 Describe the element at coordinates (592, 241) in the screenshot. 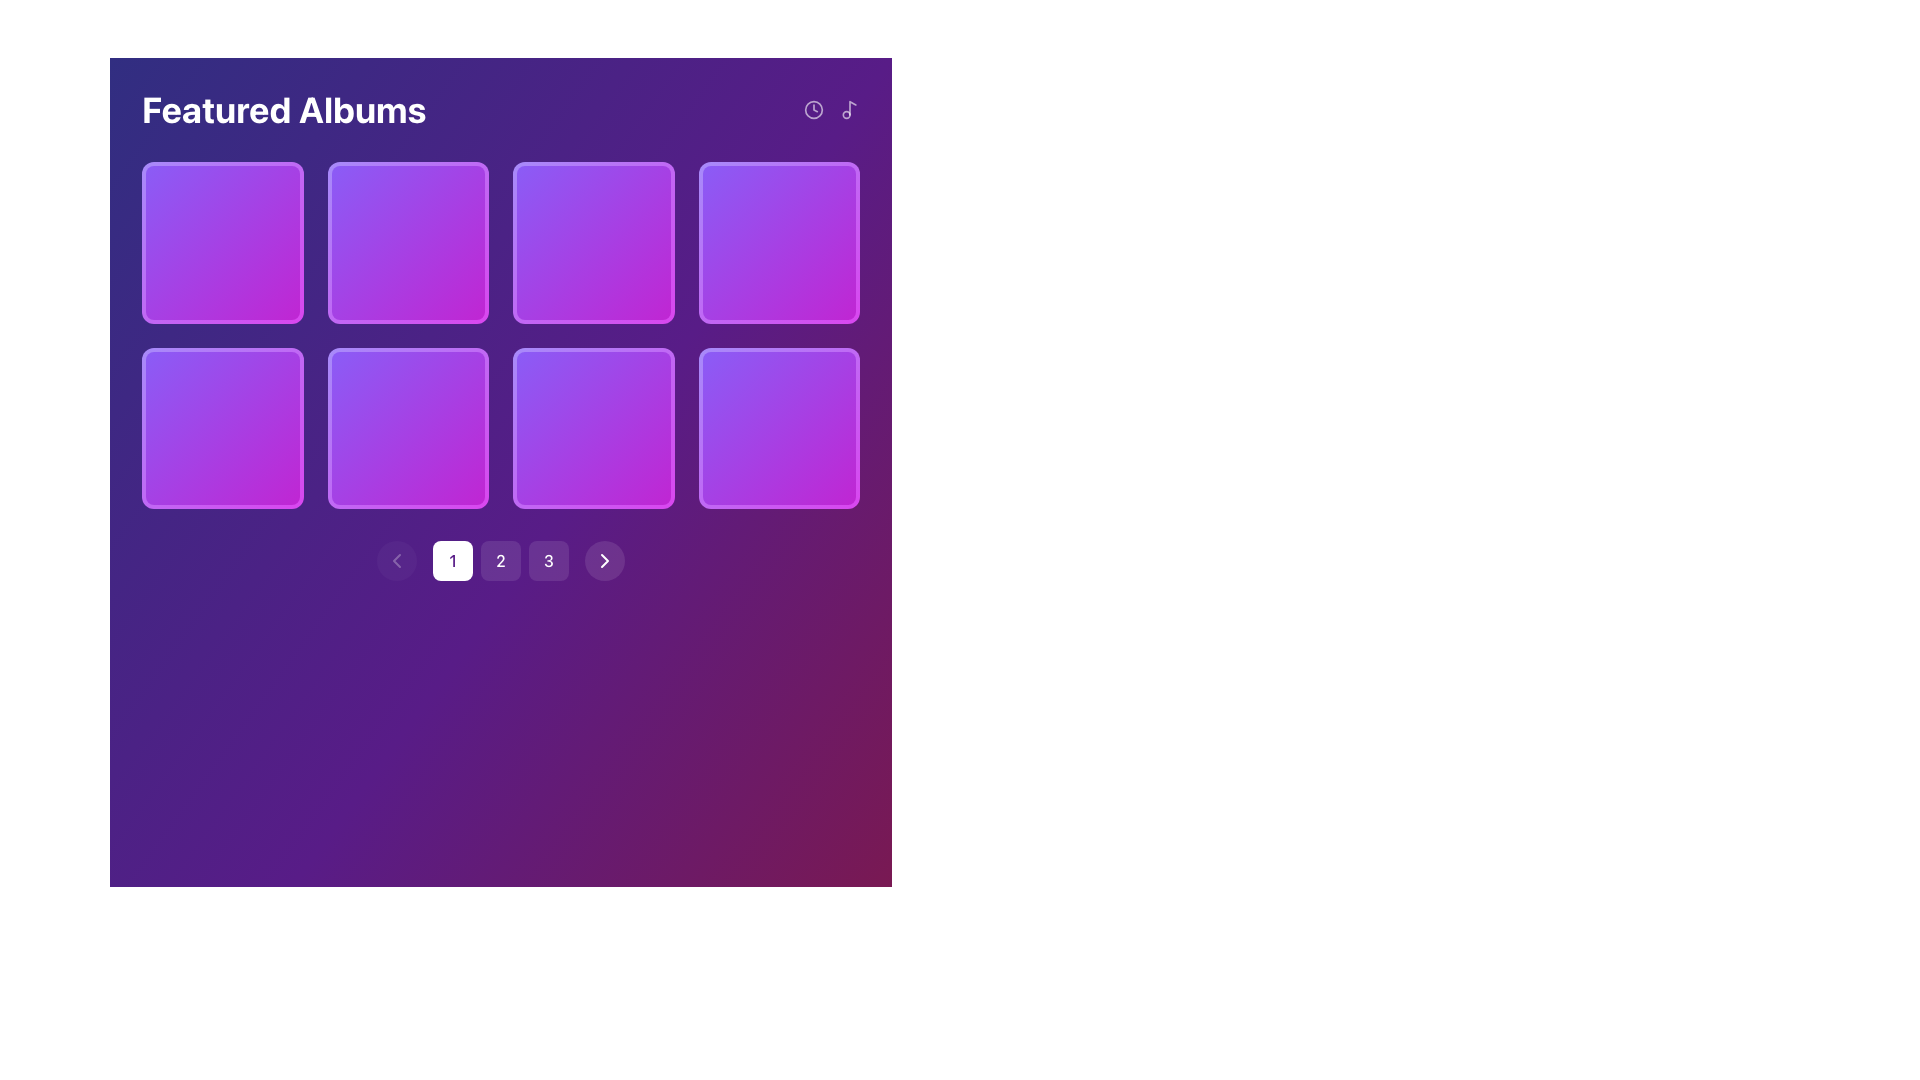

I see `the Album card representing 'Album 3' by 'Artist 3'` at that location.